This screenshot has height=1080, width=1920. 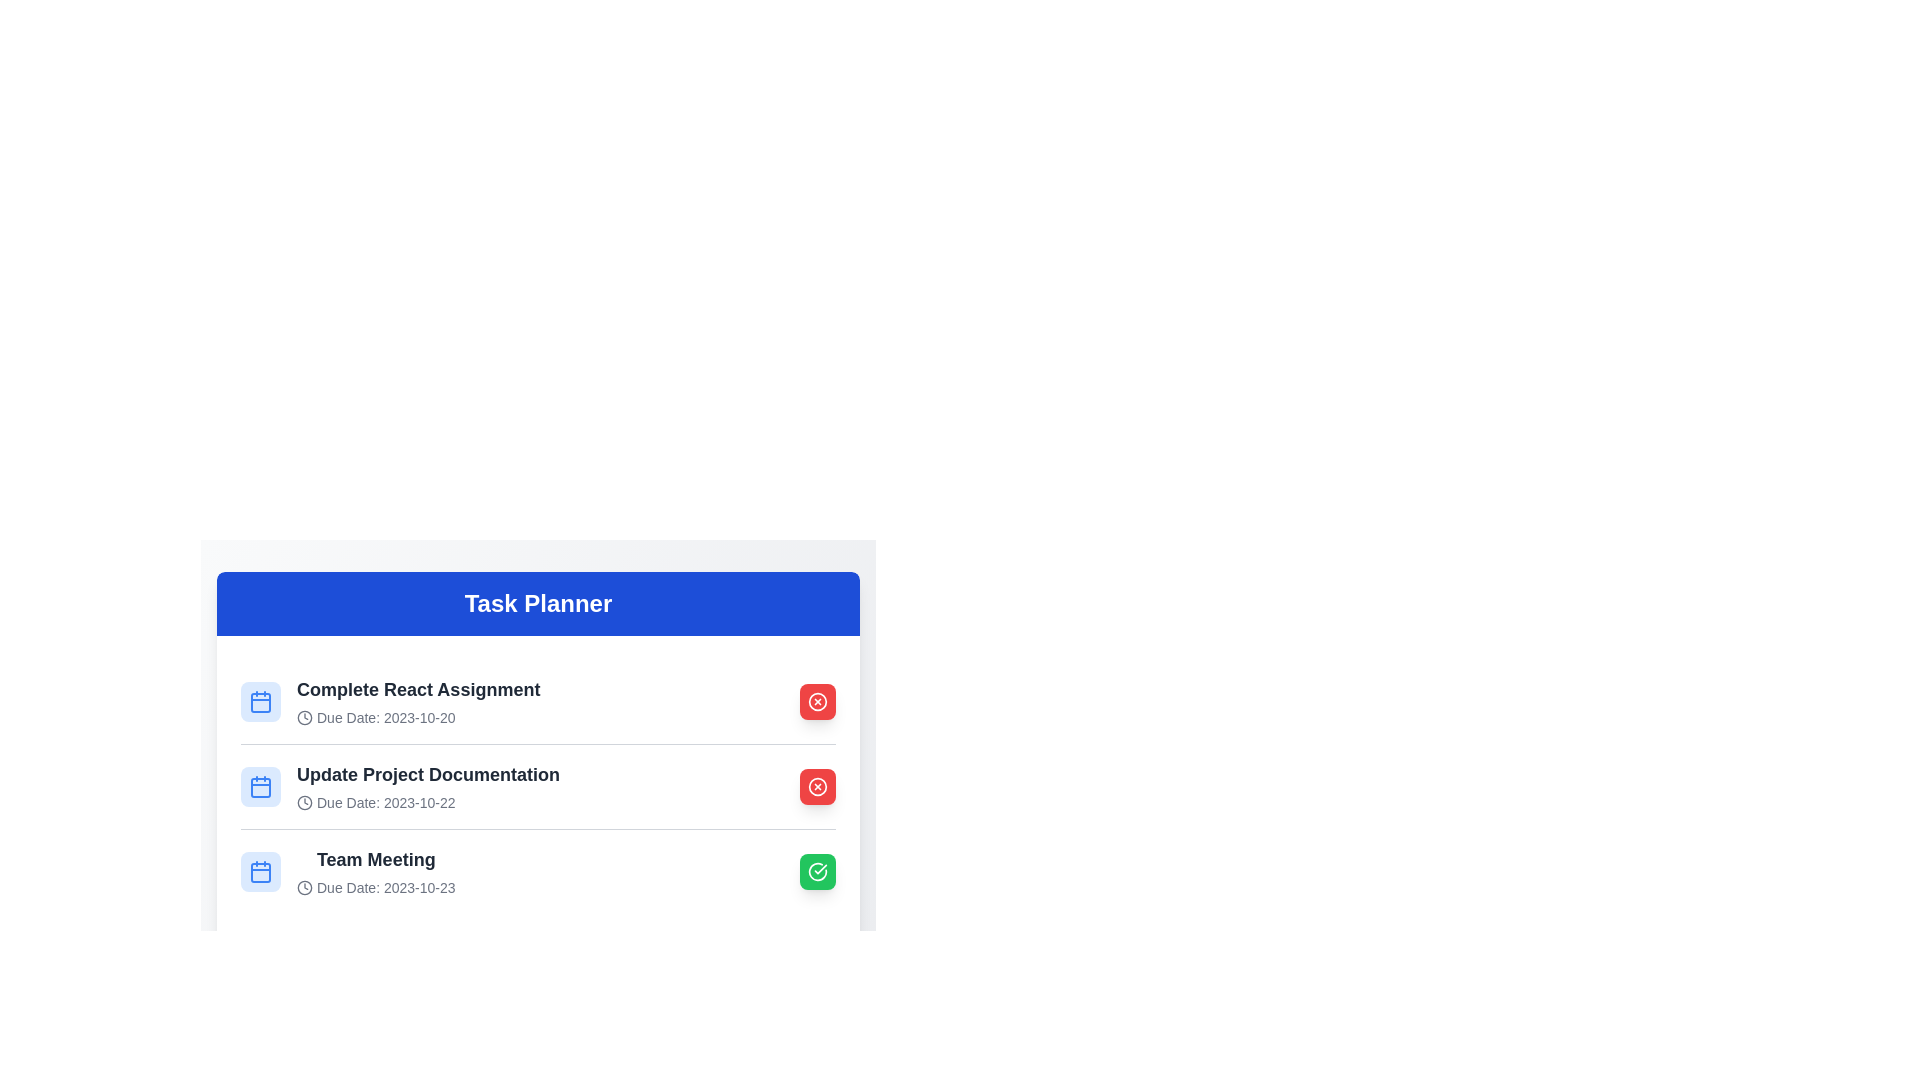 What do you see at coordinates (417, 716) in the screenshot?
I see `informational text that says 'Due Date: 2023-10-20' which is located below the task name 'Complete React Assignment' in the task card under 'Task Planner'` at bounding box center [417, 716].